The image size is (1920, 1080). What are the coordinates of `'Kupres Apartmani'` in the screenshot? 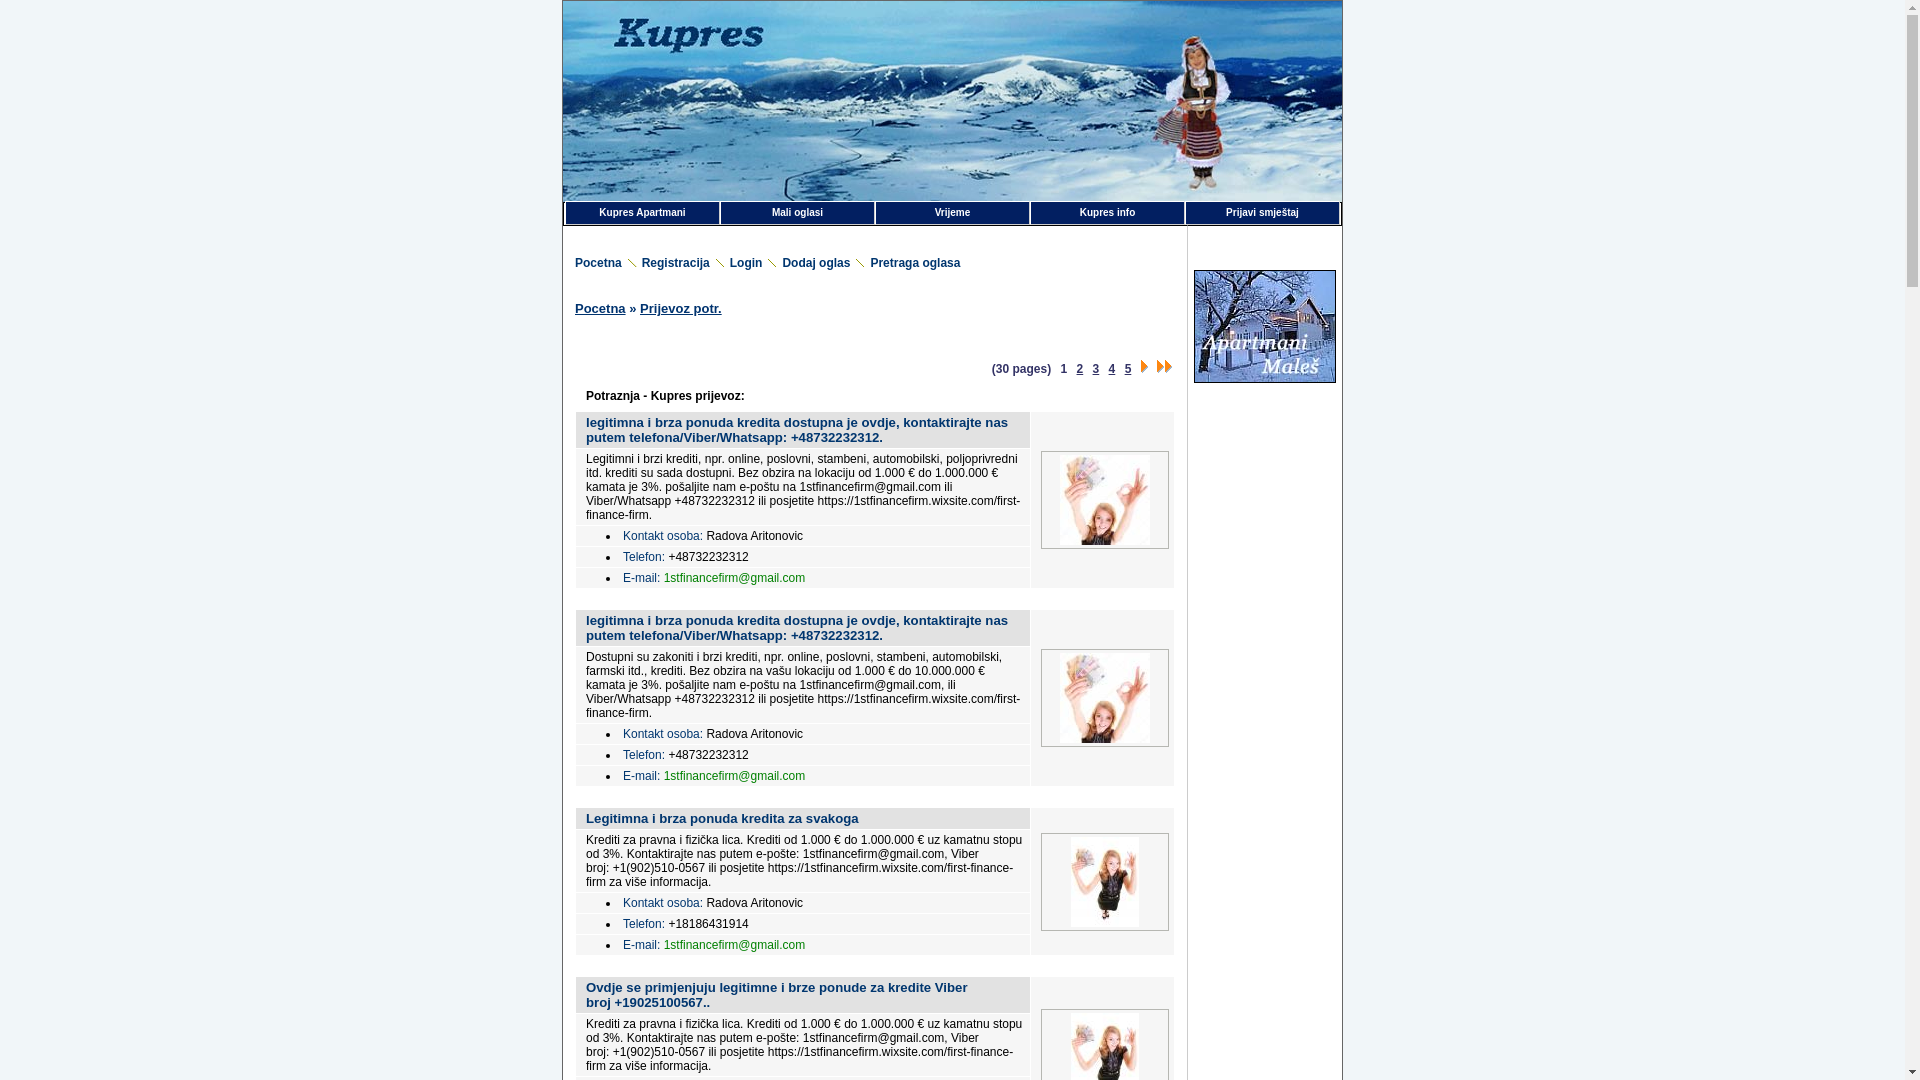 It's located at (642, 212).